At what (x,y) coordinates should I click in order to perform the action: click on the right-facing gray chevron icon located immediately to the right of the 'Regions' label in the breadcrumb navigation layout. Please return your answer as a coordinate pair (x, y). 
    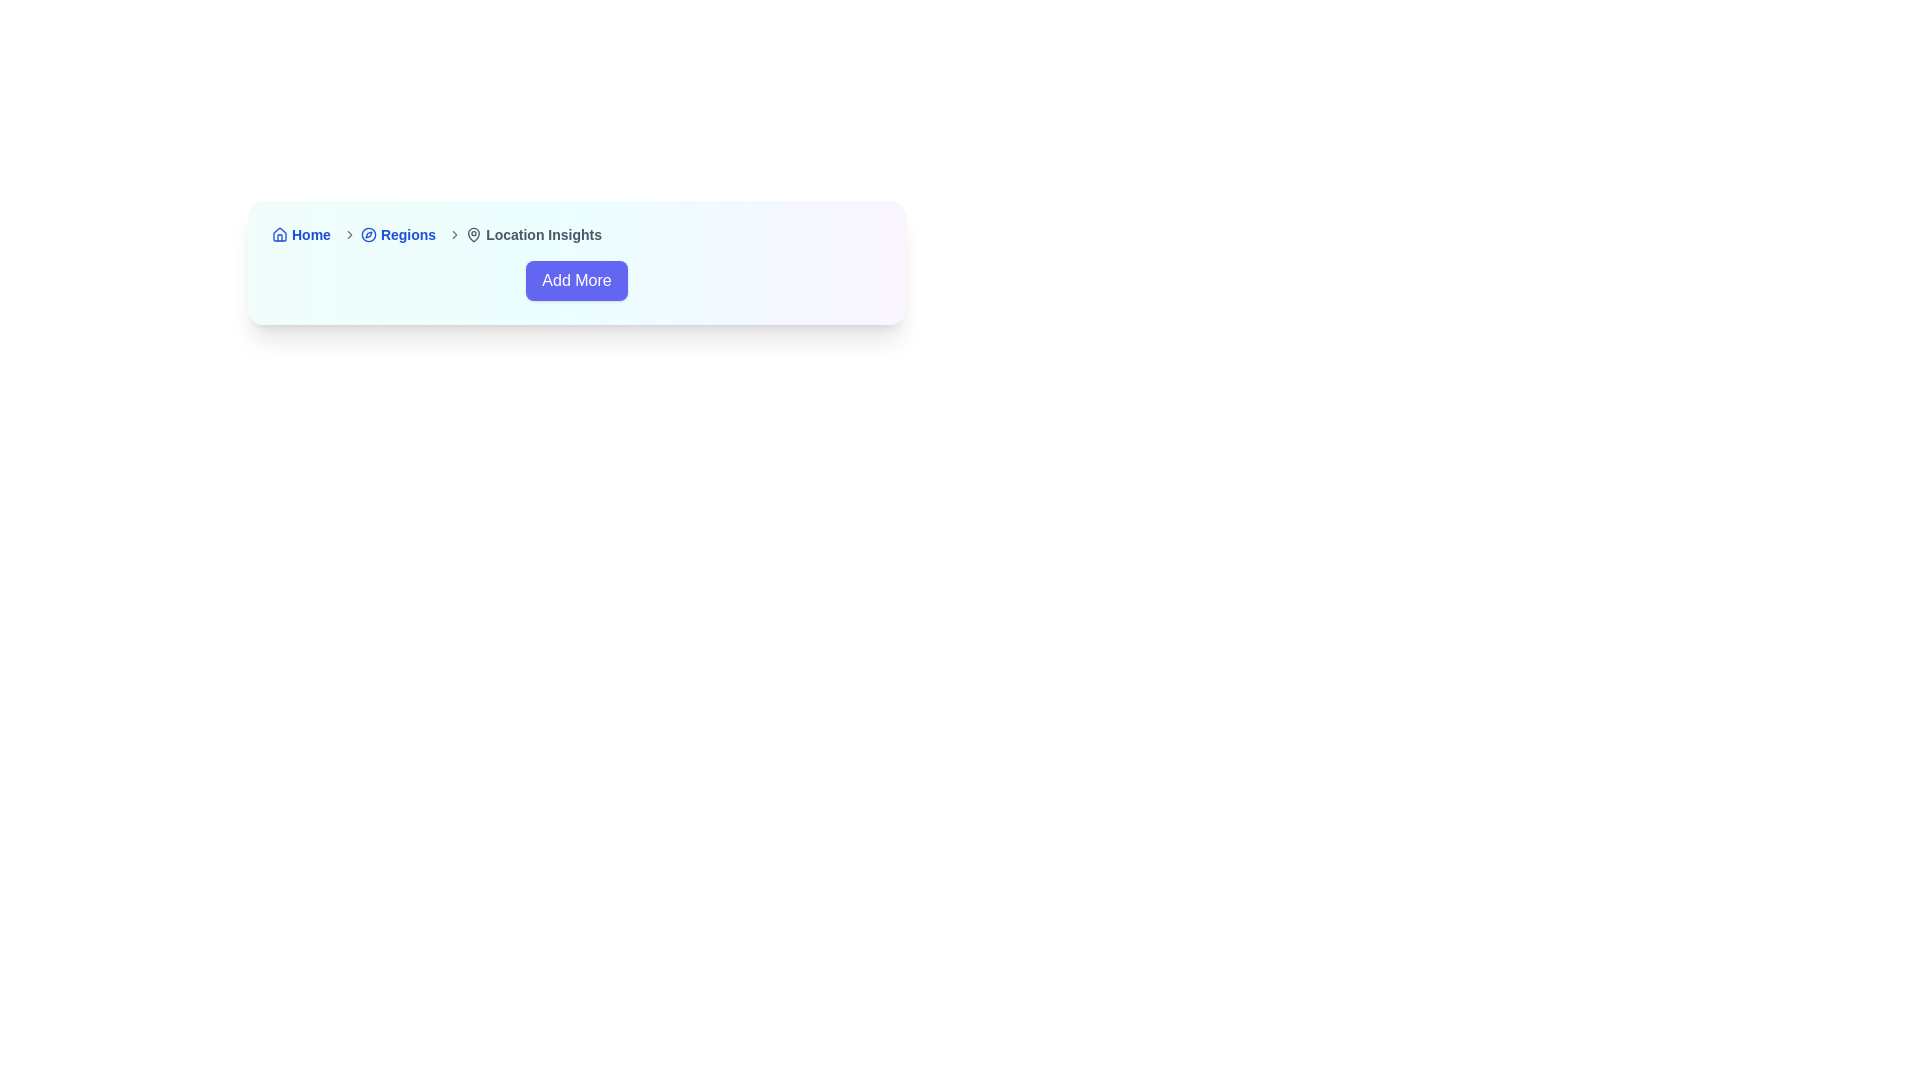
    Looking at the image, I should click on (349, 234).